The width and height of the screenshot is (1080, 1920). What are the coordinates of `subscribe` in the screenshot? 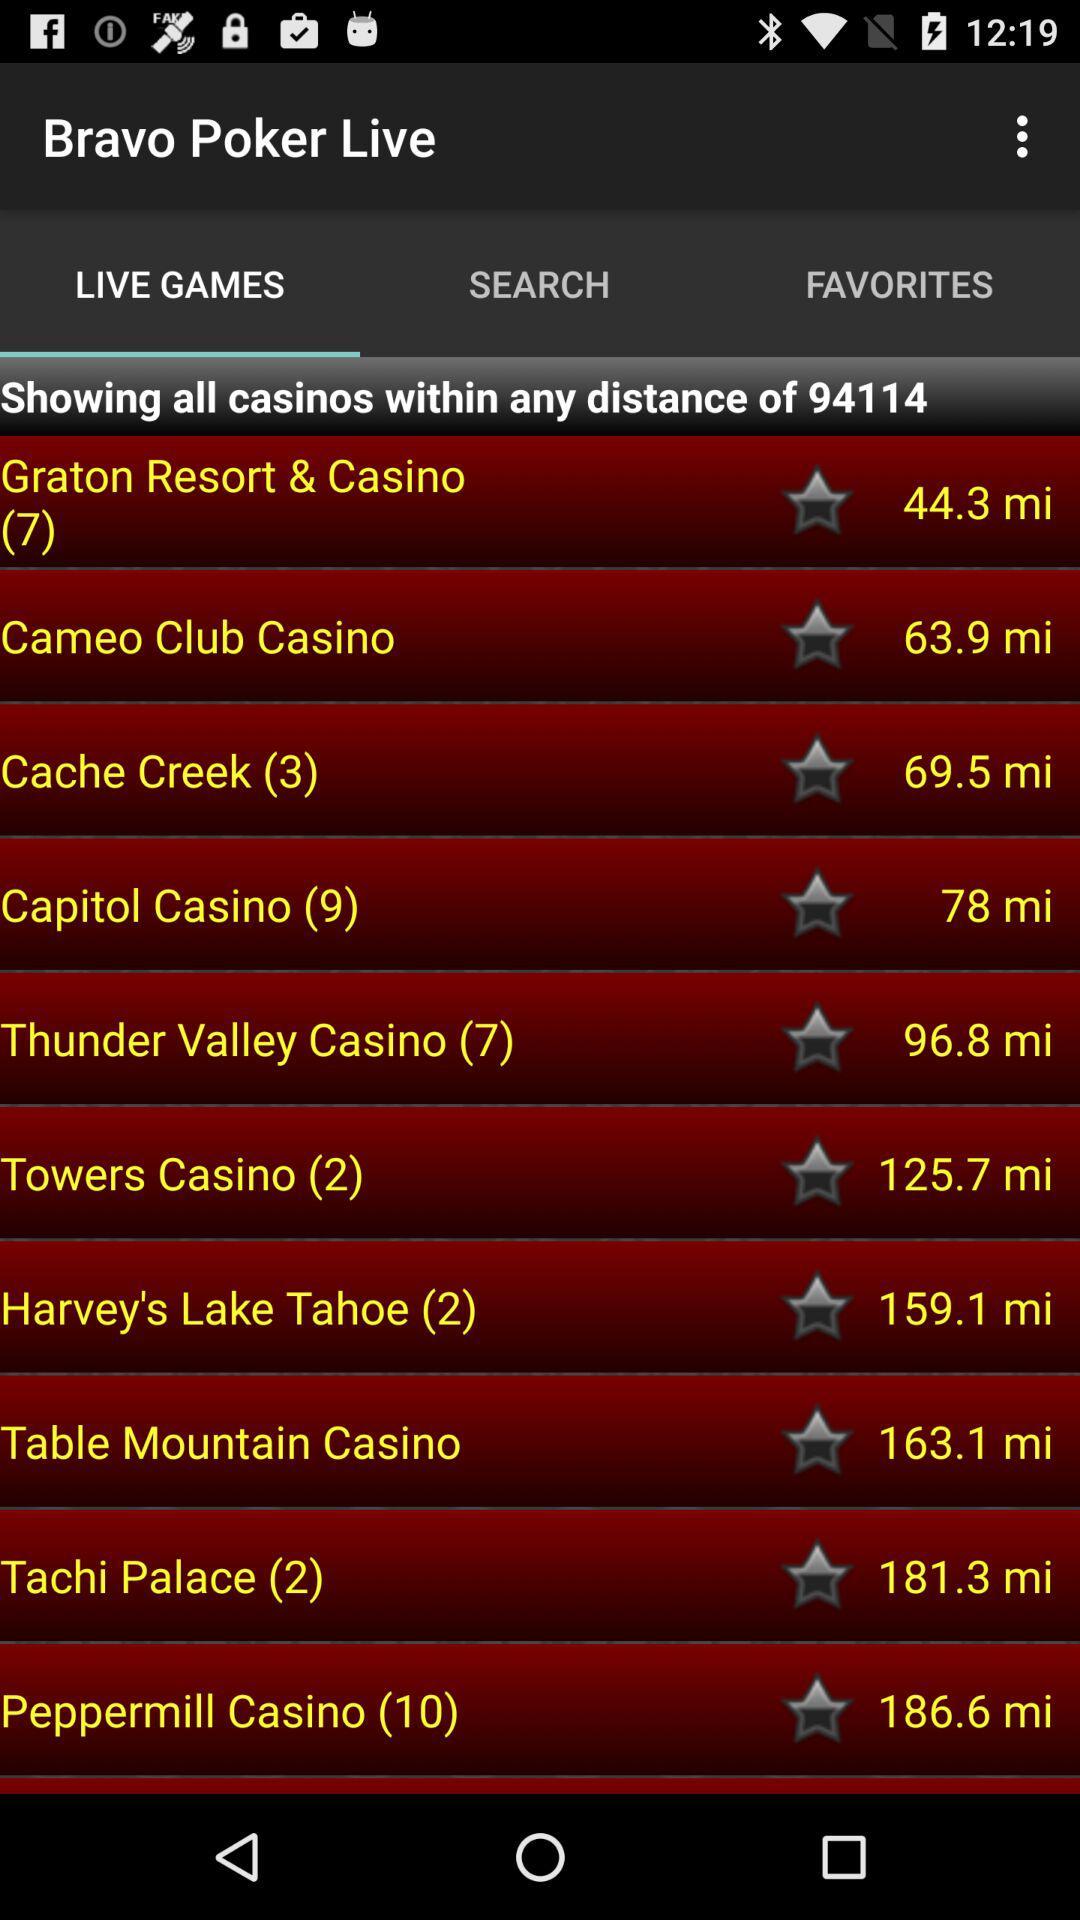 It's located at (817, 1038).